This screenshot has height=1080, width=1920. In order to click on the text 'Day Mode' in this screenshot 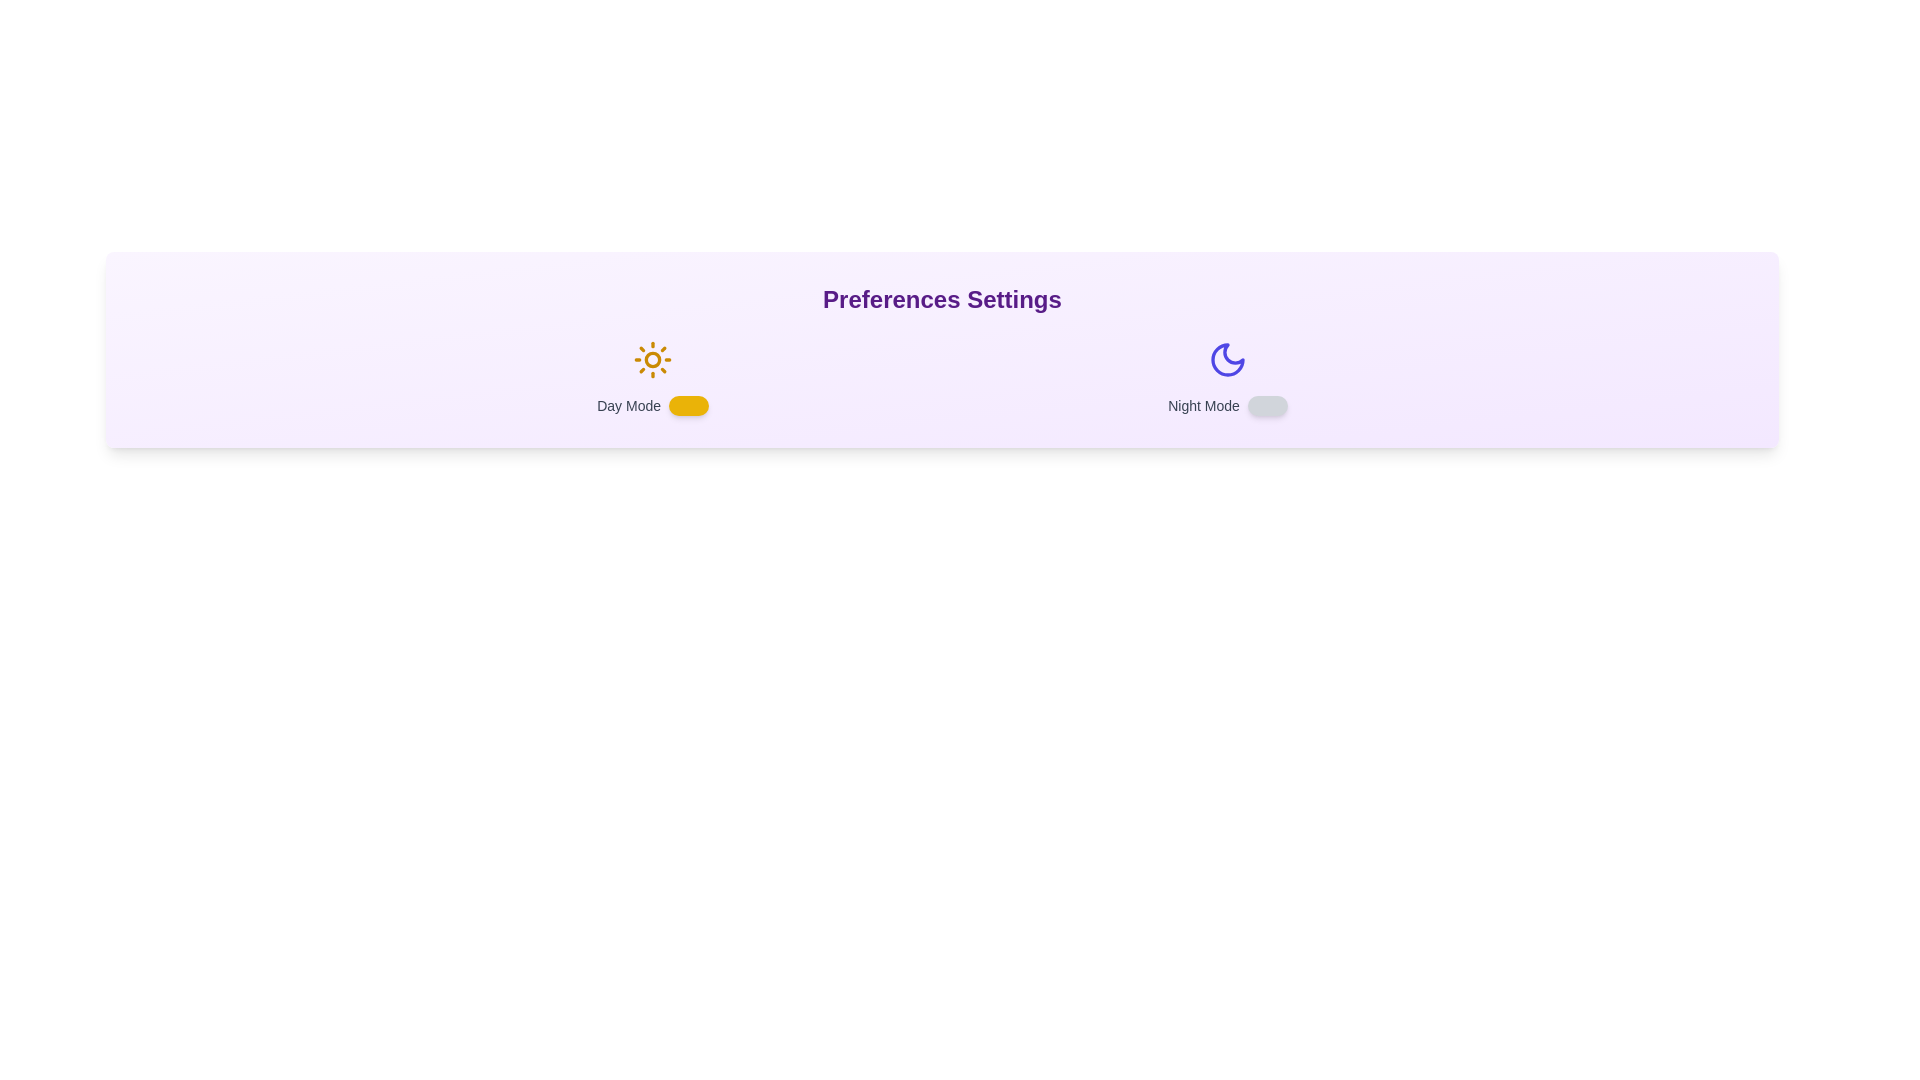, I will do `click(652, 378)`.